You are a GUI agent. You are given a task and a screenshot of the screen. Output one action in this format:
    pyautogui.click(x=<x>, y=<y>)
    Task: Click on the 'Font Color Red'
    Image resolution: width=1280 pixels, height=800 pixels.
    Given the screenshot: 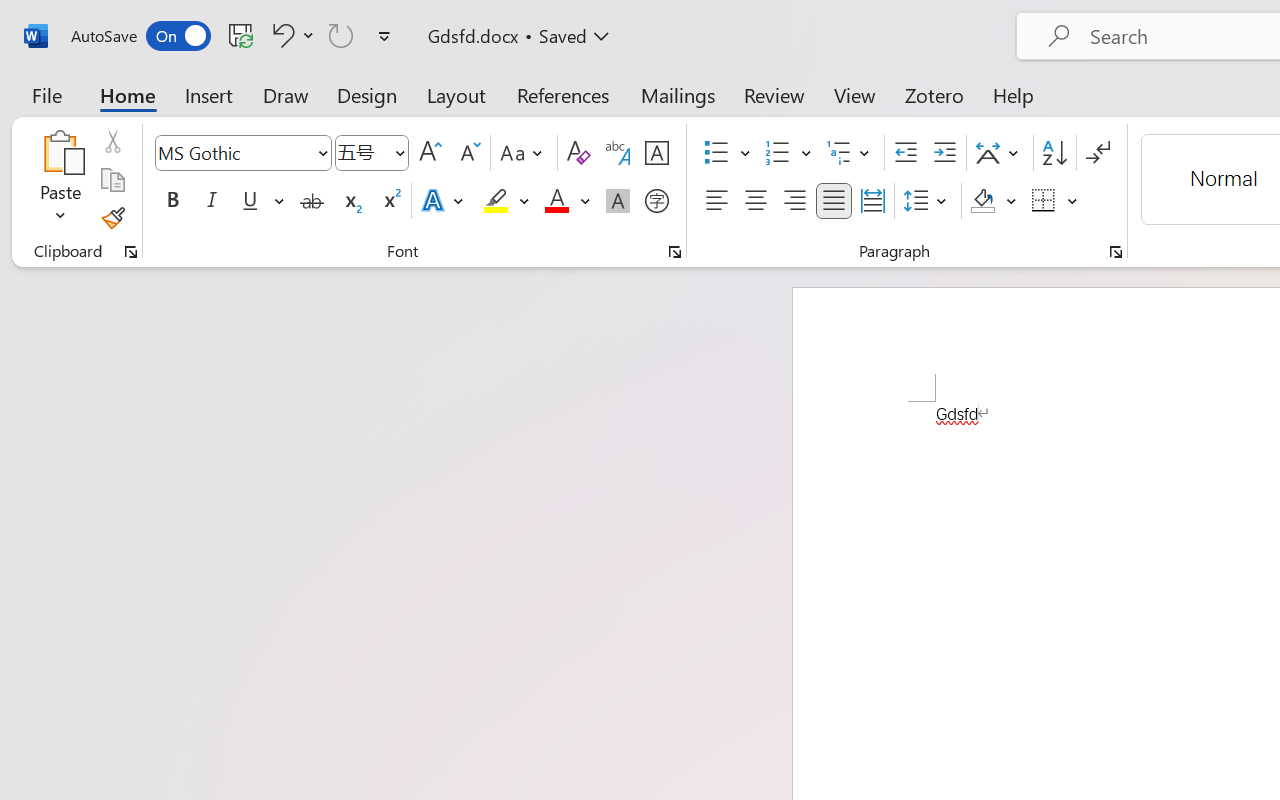 What is the action you would take?
    pyautogui.click(x=556, y=201)
    